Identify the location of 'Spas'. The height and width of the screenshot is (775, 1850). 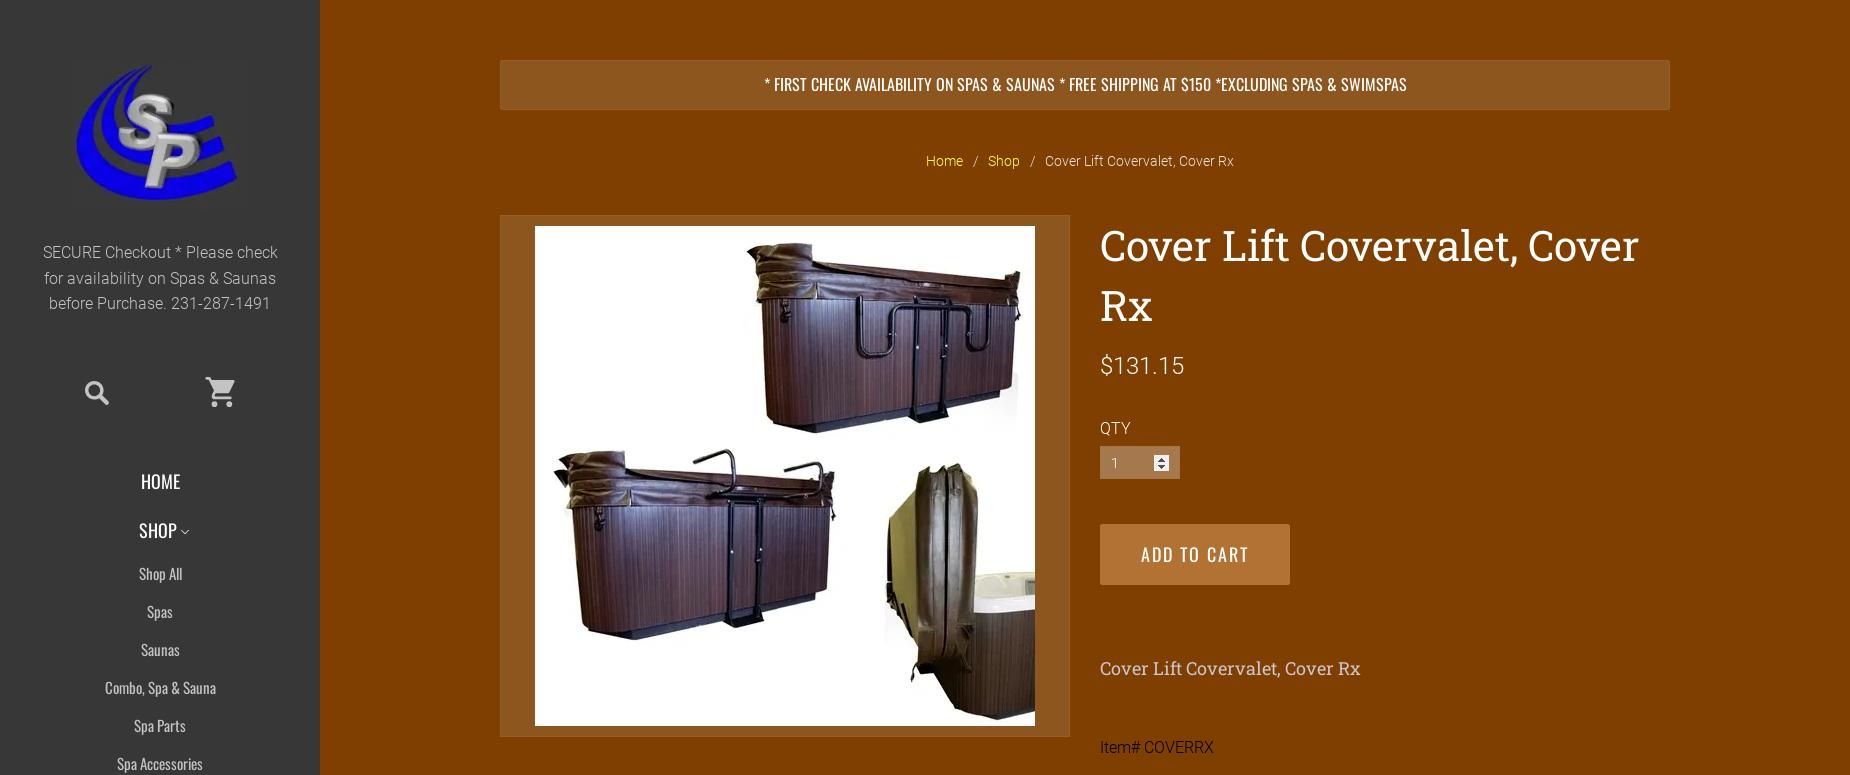
(159, 611).